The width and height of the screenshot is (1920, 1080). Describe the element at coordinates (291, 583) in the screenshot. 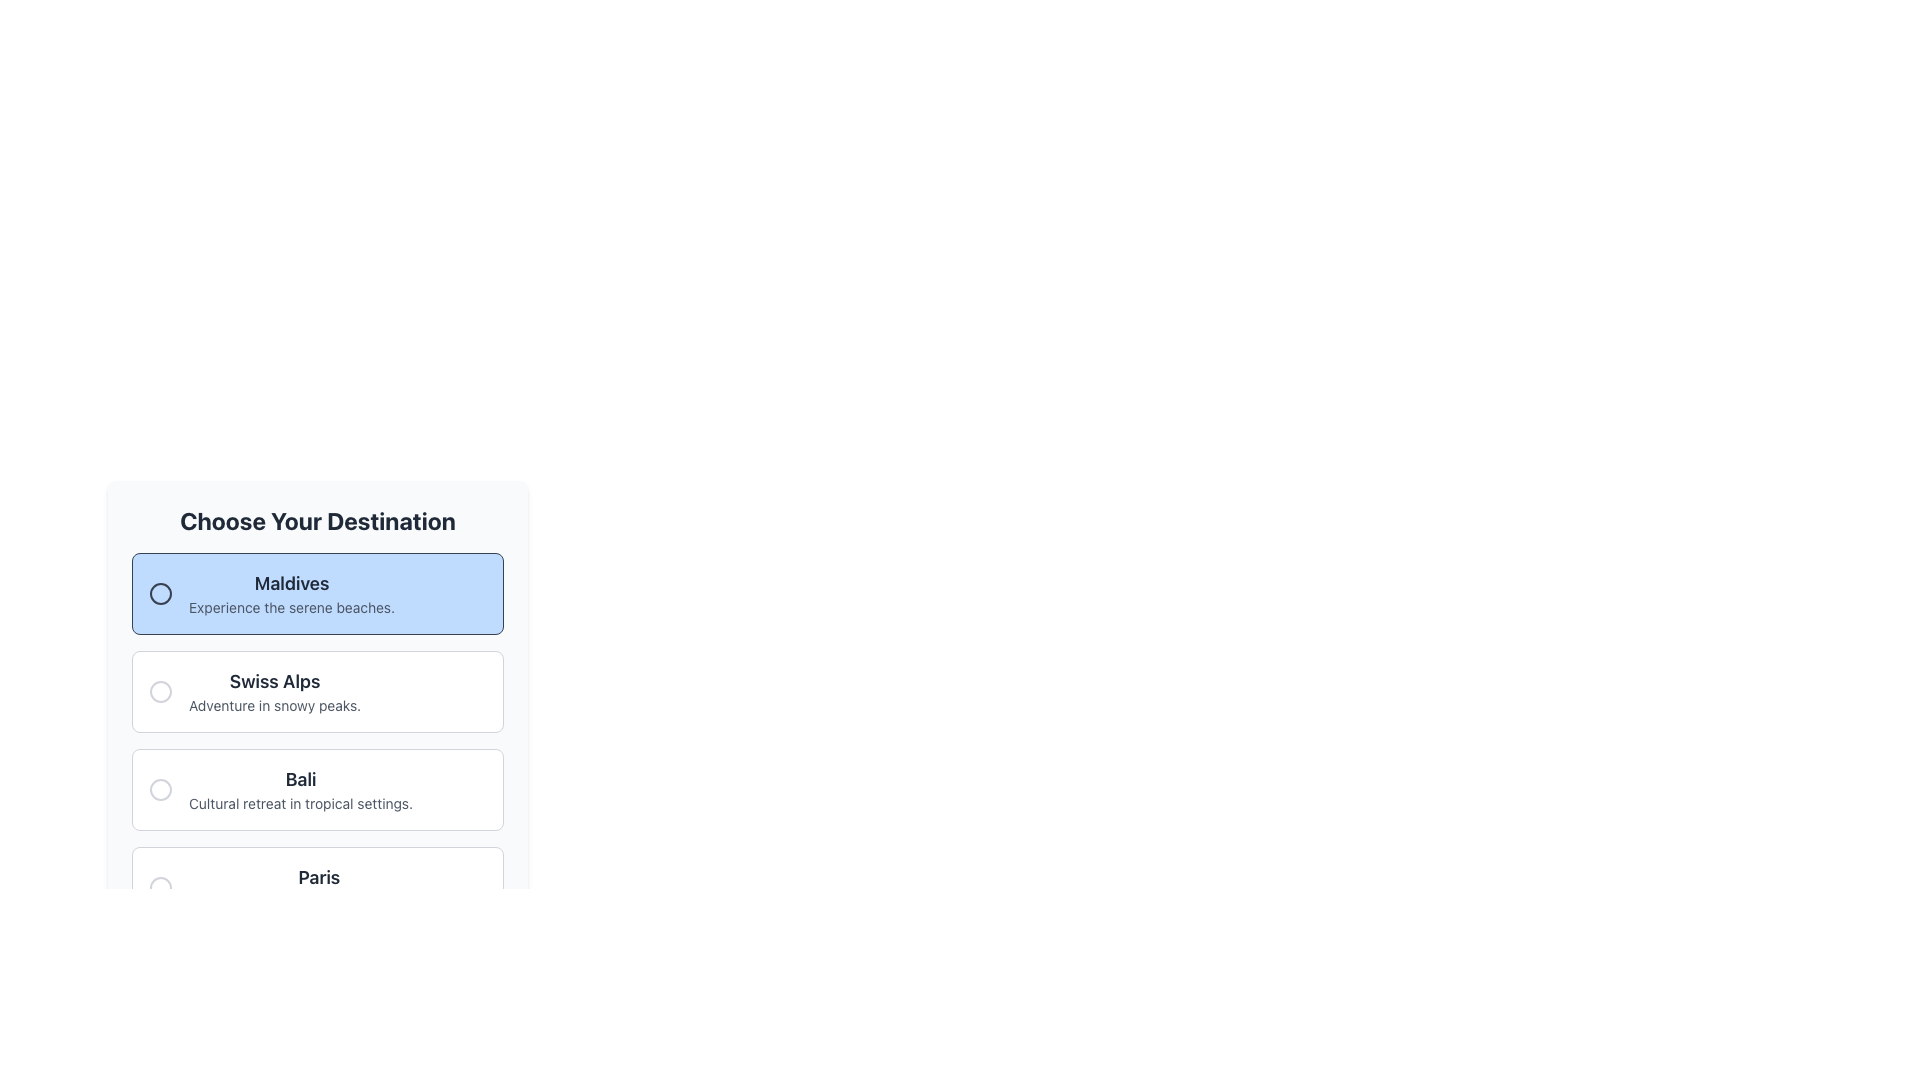

I see `text label indicating the destination 'Maldives' located in the first card of the vertical list under 'Choose Your Destination'` at that location.